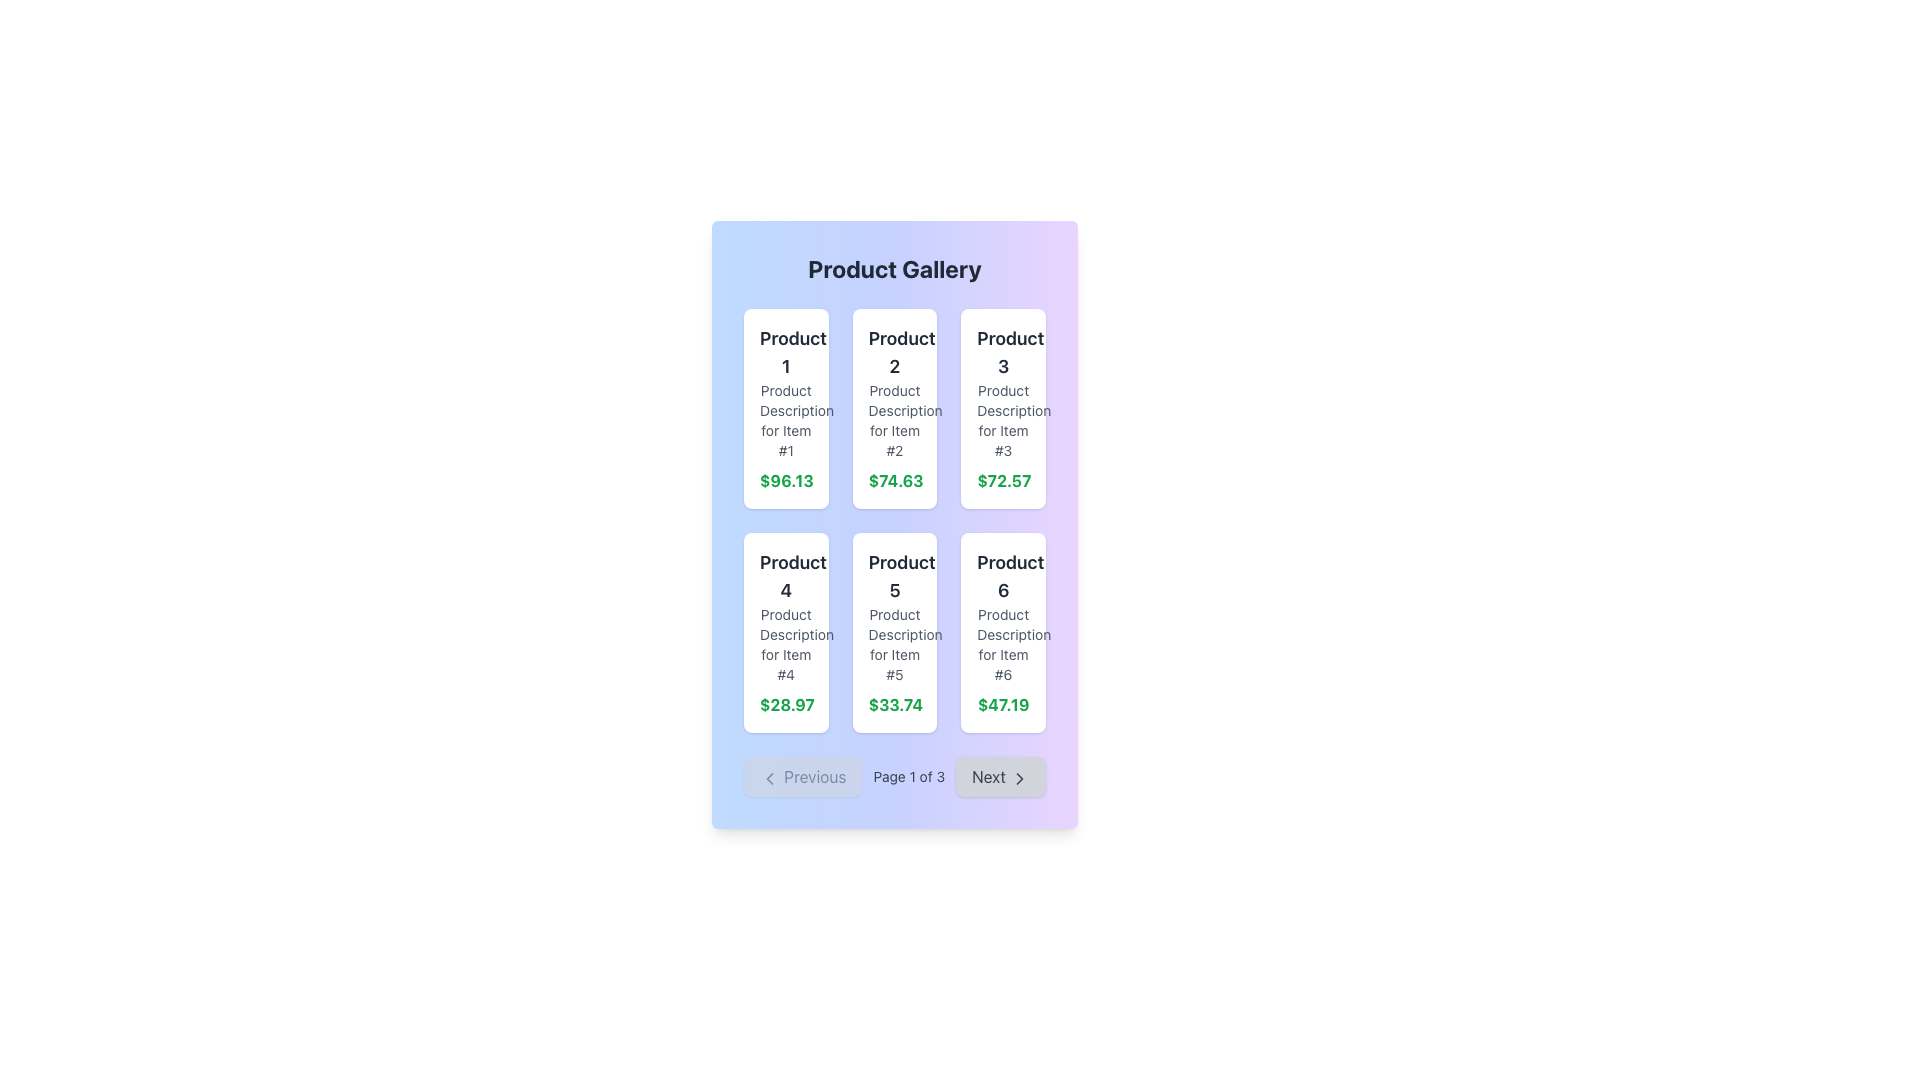 The width and height of the screenshot is (1920, 1080). What do you see at coordinates (1003, 352) in the screenshot?
I see `on the product title label which identifies the product by its name or number, positioned above the description and price in the product card` at bounding box center [1003, 352].